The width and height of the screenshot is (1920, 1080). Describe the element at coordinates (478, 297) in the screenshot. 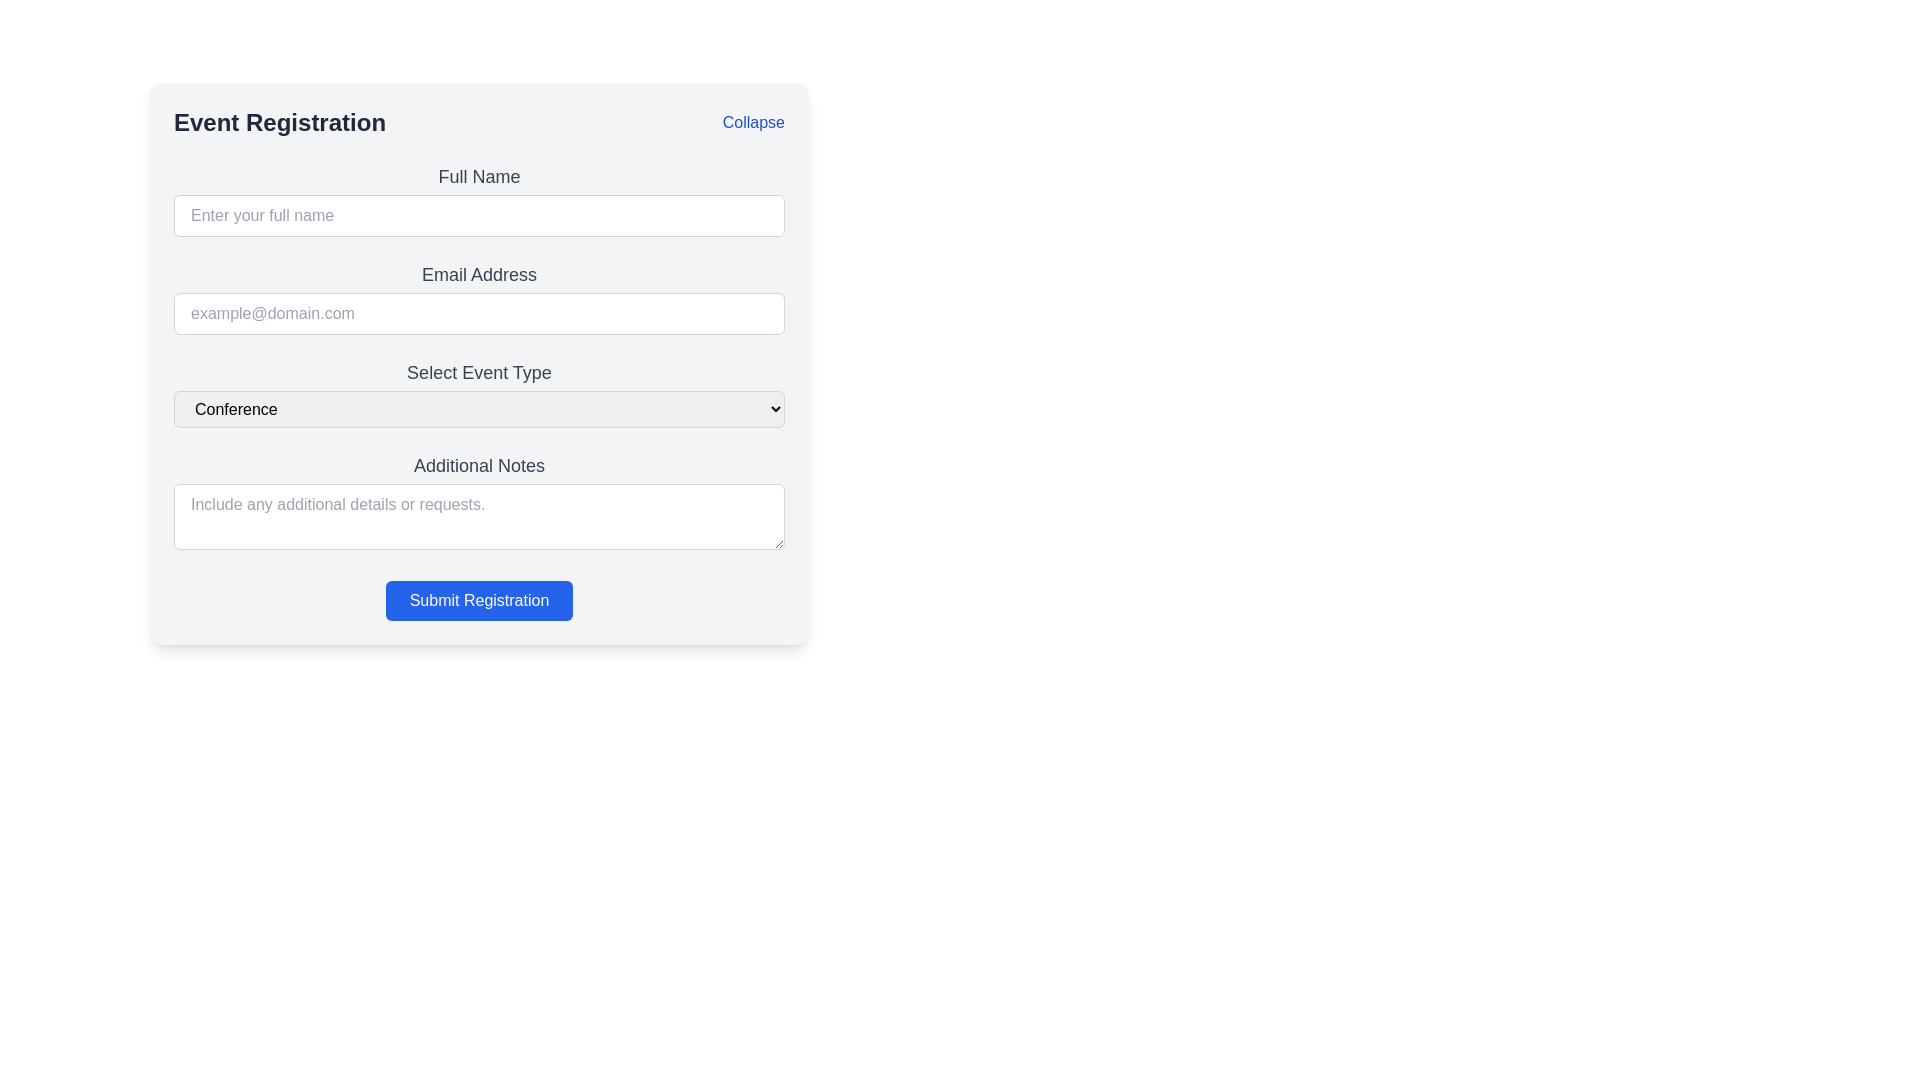

I see `the email address input field located within the 'Event Registration' section, which is the second input field below 'Full Name' and above 'Select Event Type'` at that location.